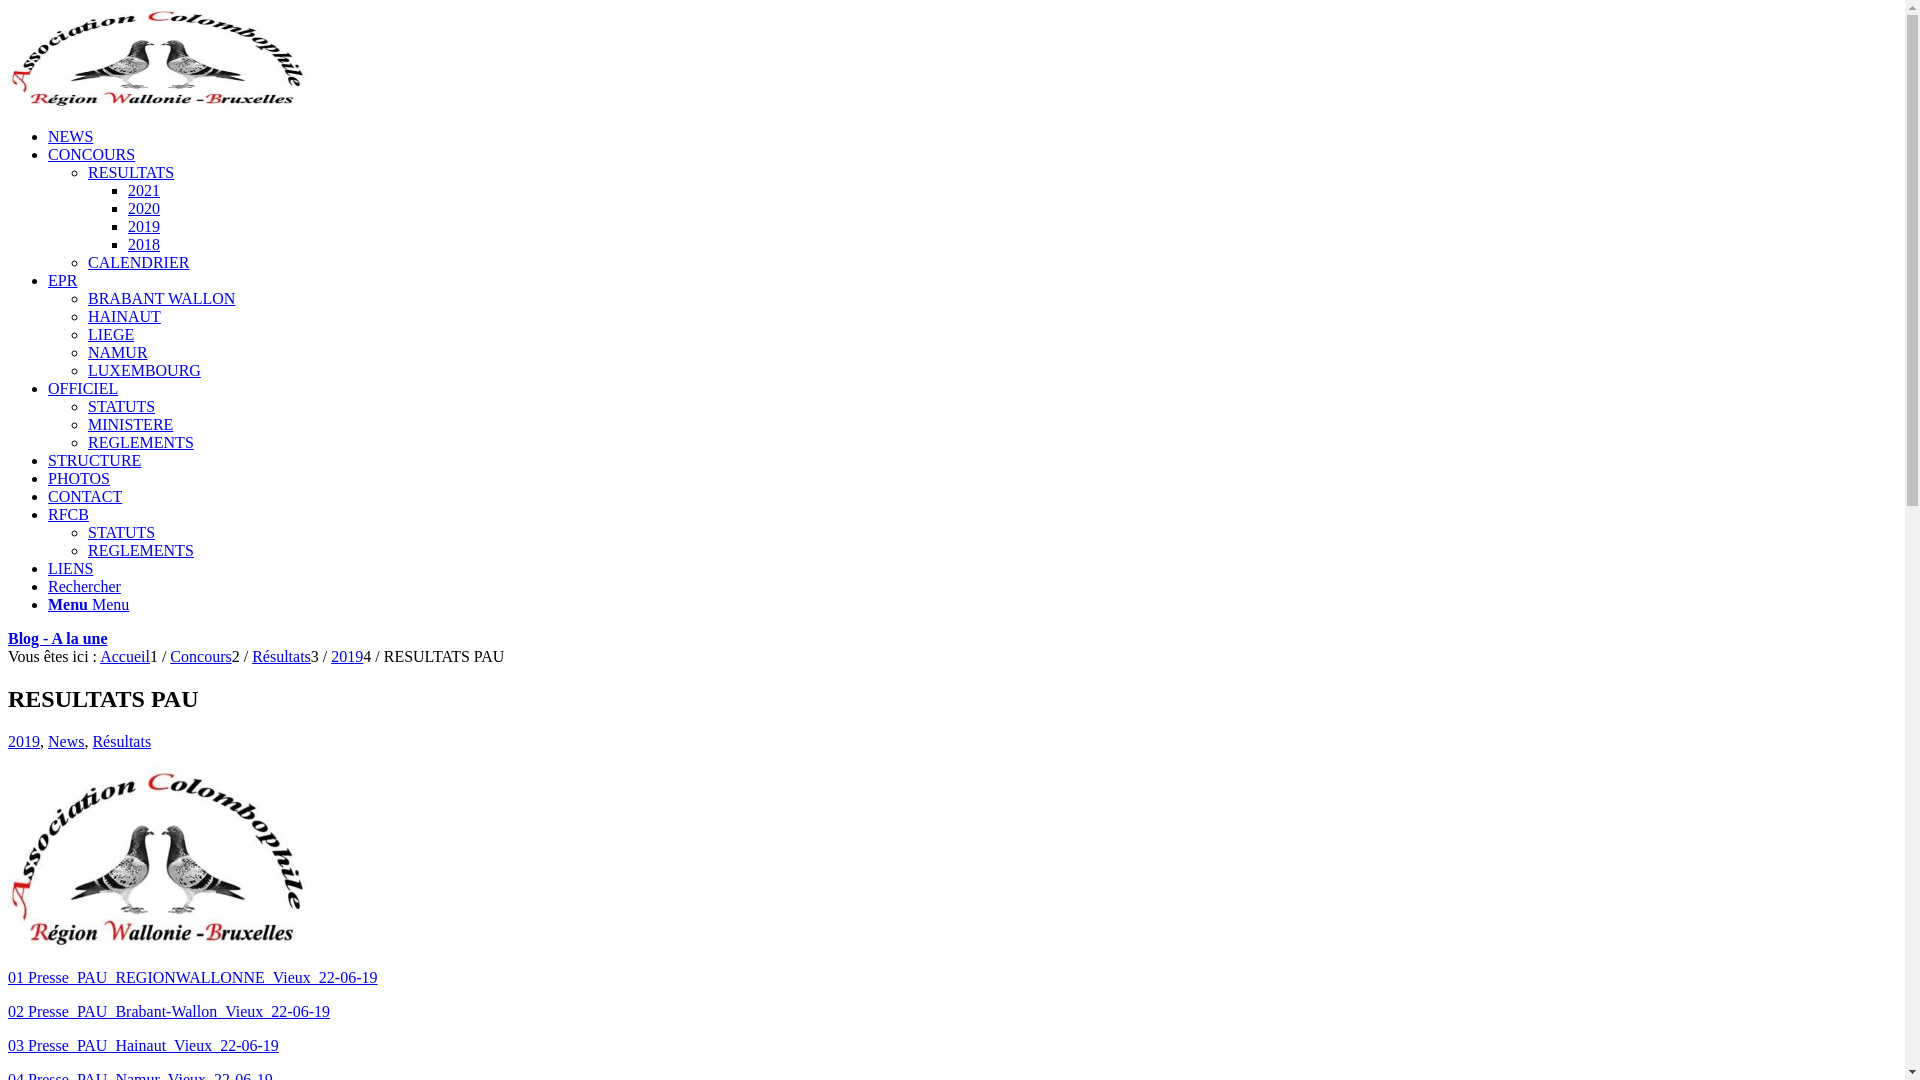 The width and height of the screenshot is (1920, 1080). I want to click on 'LIENS', so click(70, 568).